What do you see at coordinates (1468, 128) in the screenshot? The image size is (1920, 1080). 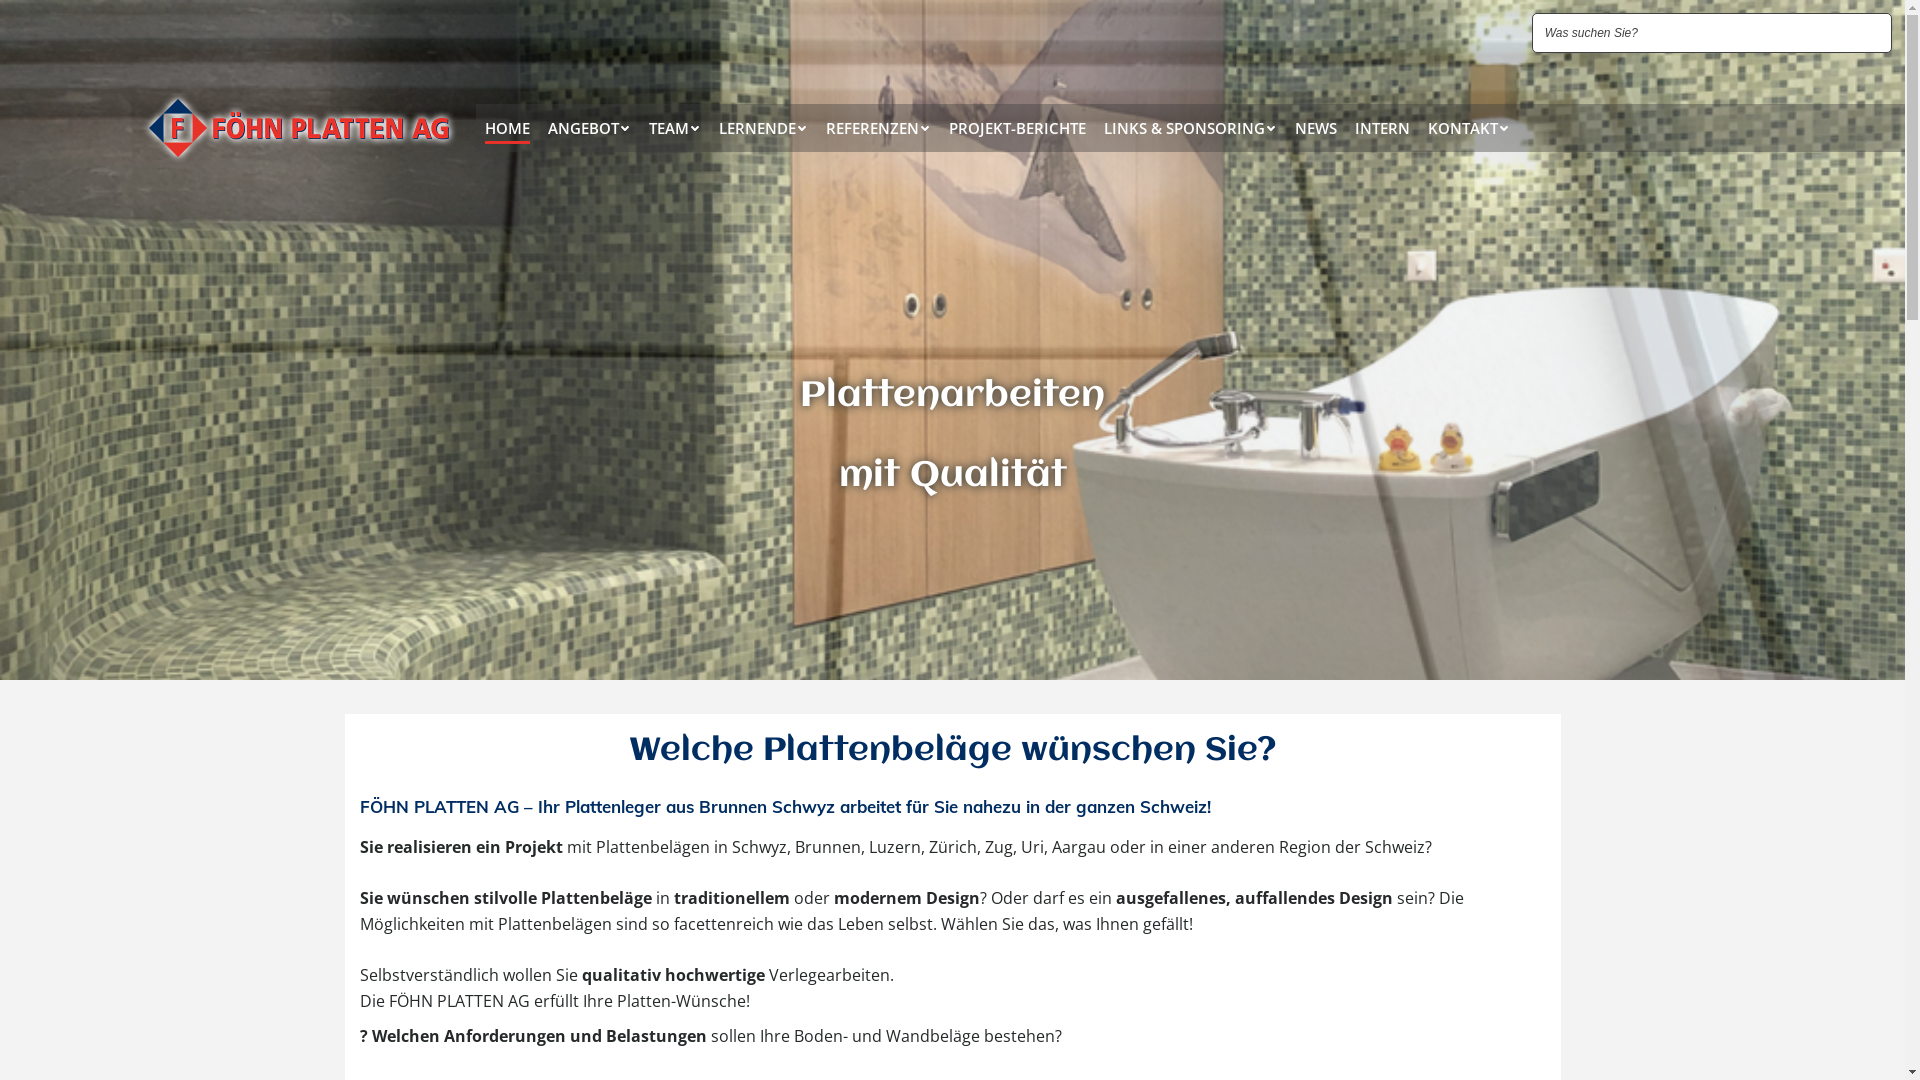 I see `'KONTAKT'` at bounding box center [1468, 128].